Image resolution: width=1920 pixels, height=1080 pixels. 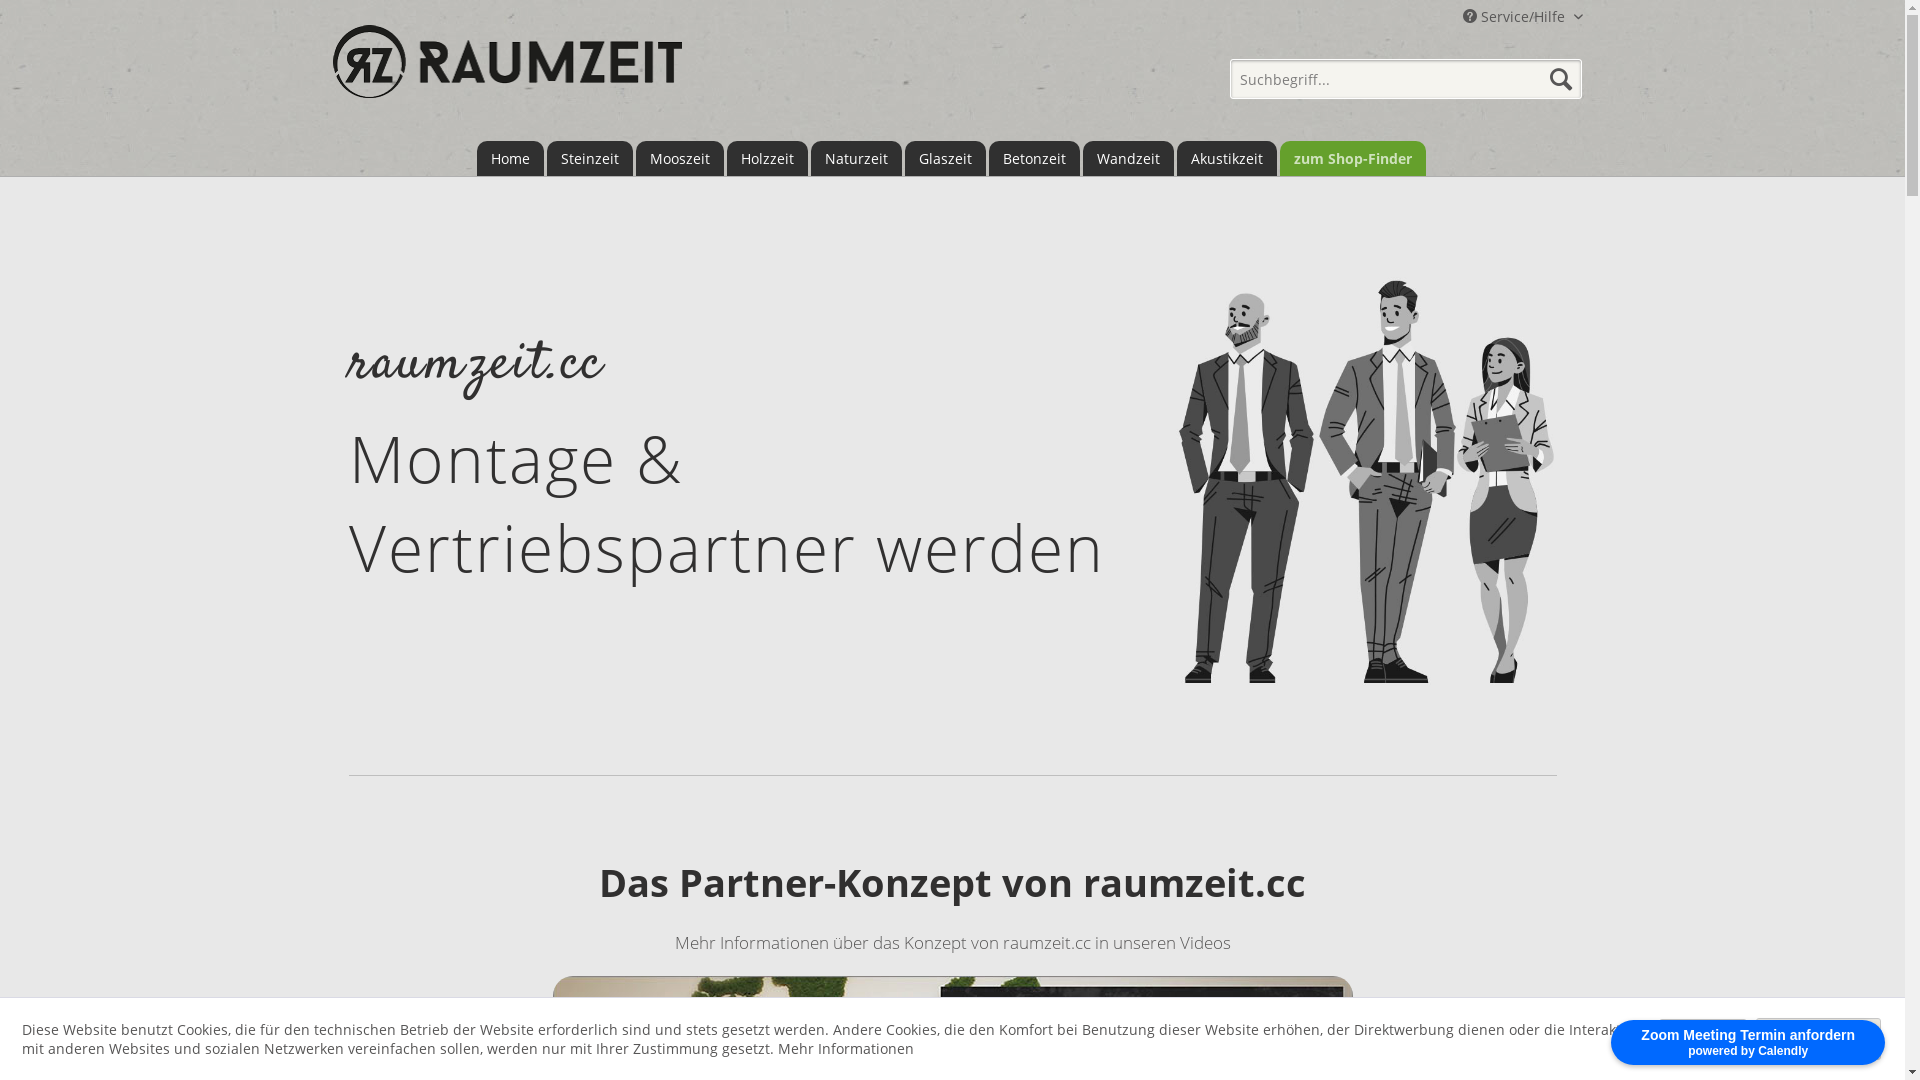 What do you see at coordinates (765, 157) in the screenshot?
I see `'Holzzeit'` at bounding box center [765, 157].